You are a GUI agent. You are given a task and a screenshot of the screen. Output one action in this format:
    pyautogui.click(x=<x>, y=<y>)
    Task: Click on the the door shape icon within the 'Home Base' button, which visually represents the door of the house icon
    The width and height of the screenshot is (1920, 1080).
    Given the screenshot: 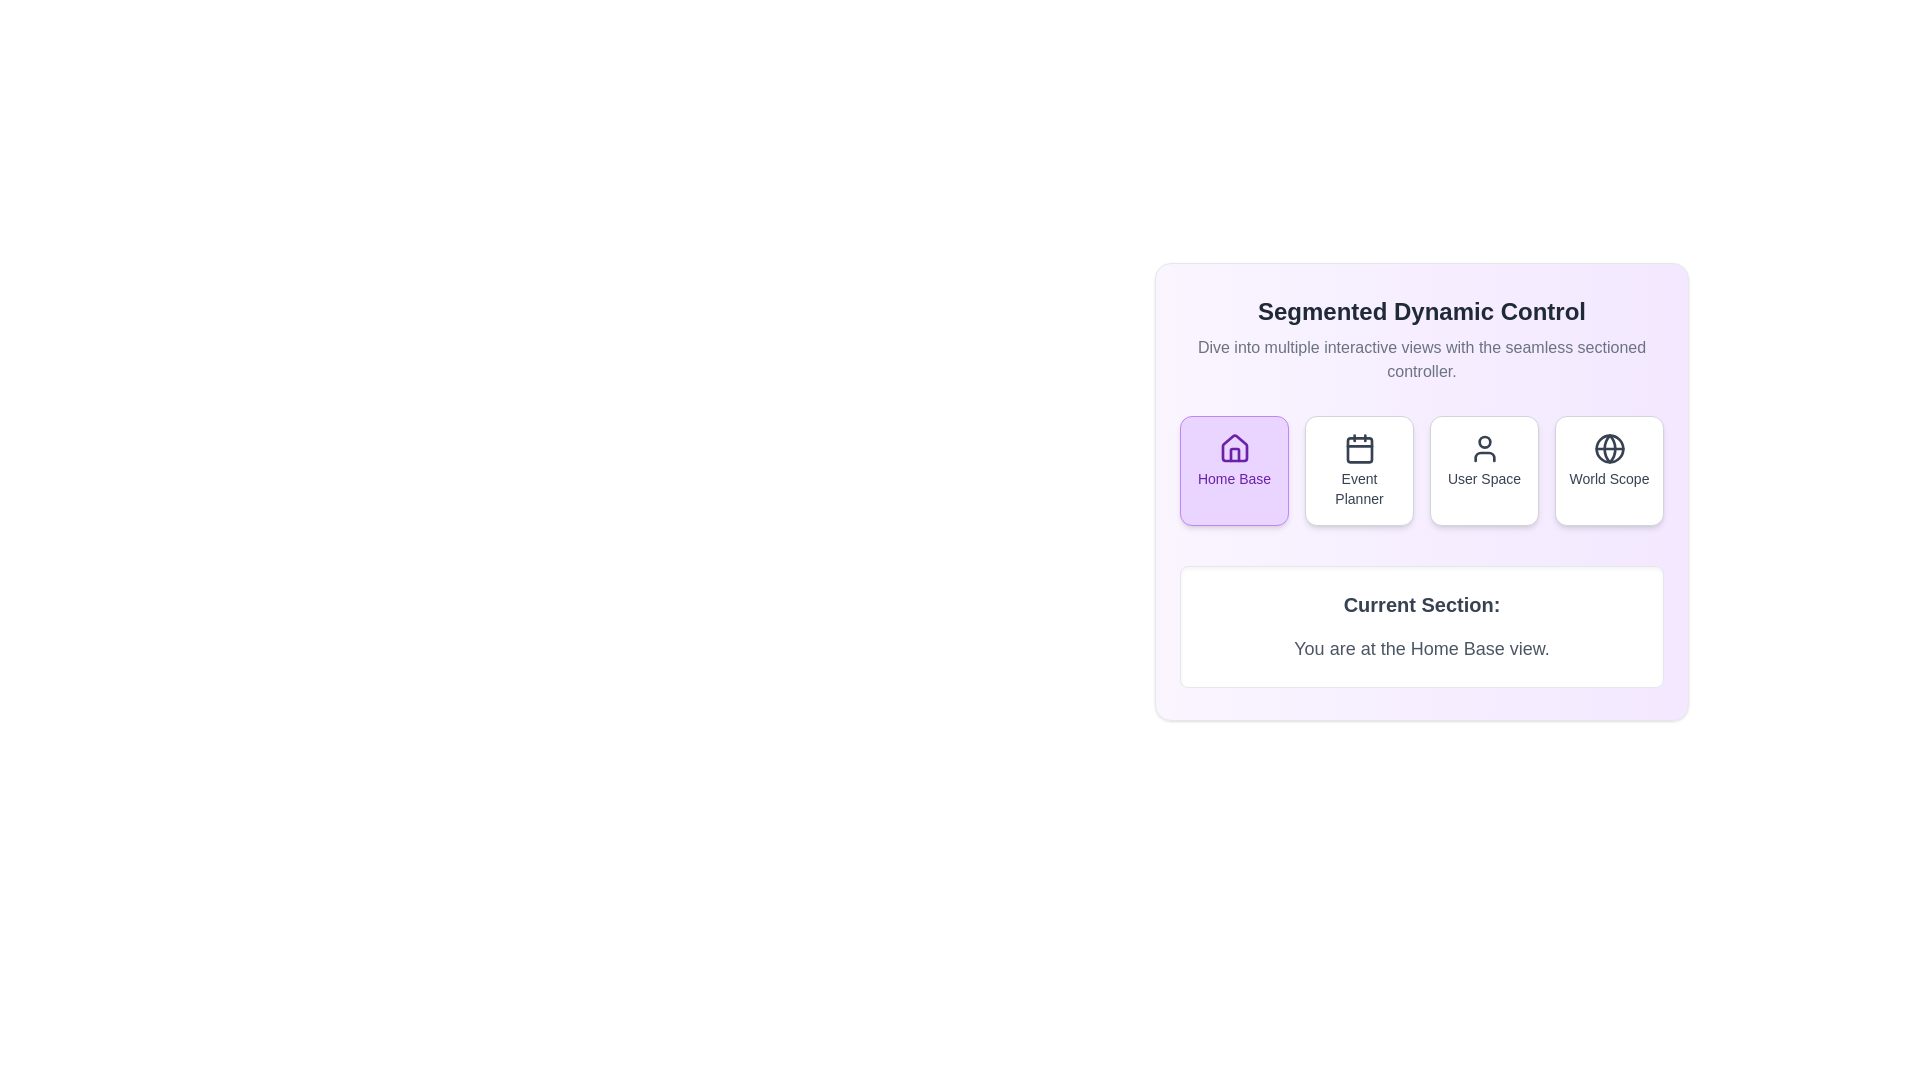 What is the action you would take?
    pyautogui.click(x=1233, y=455)
    